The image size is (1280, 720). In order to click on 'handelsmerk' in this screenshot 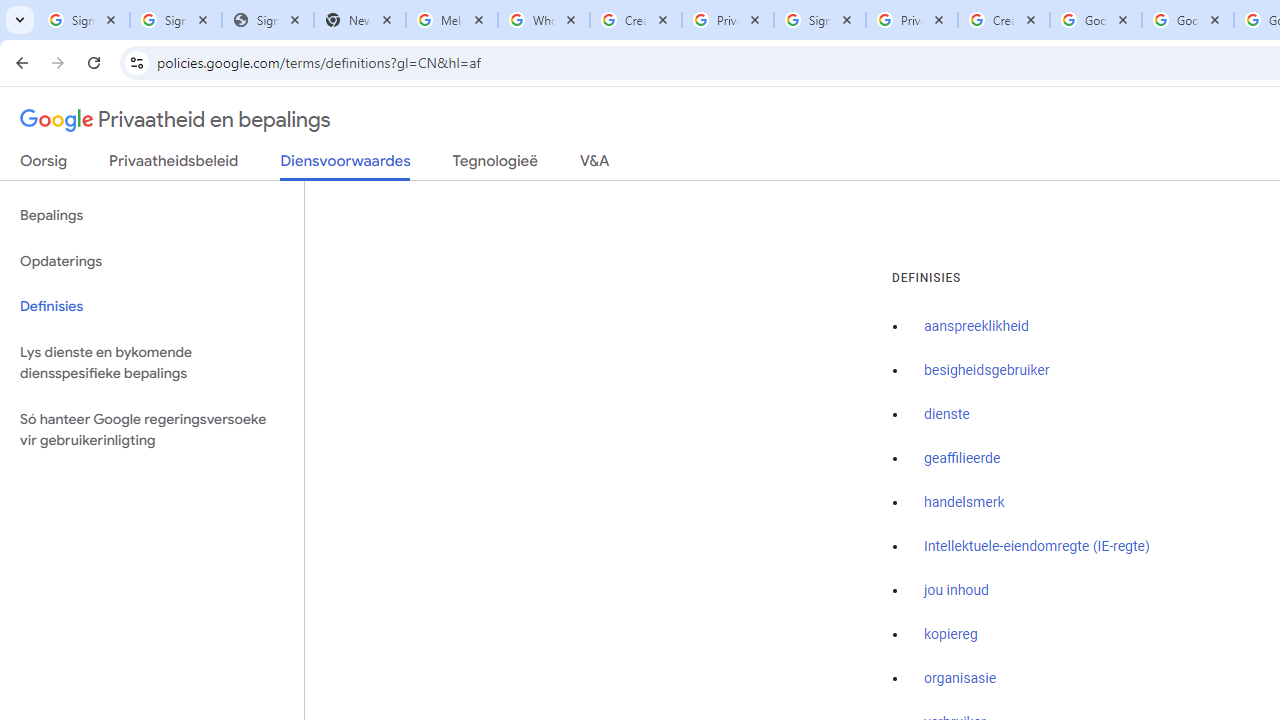, I will do `click(964, 501)`.